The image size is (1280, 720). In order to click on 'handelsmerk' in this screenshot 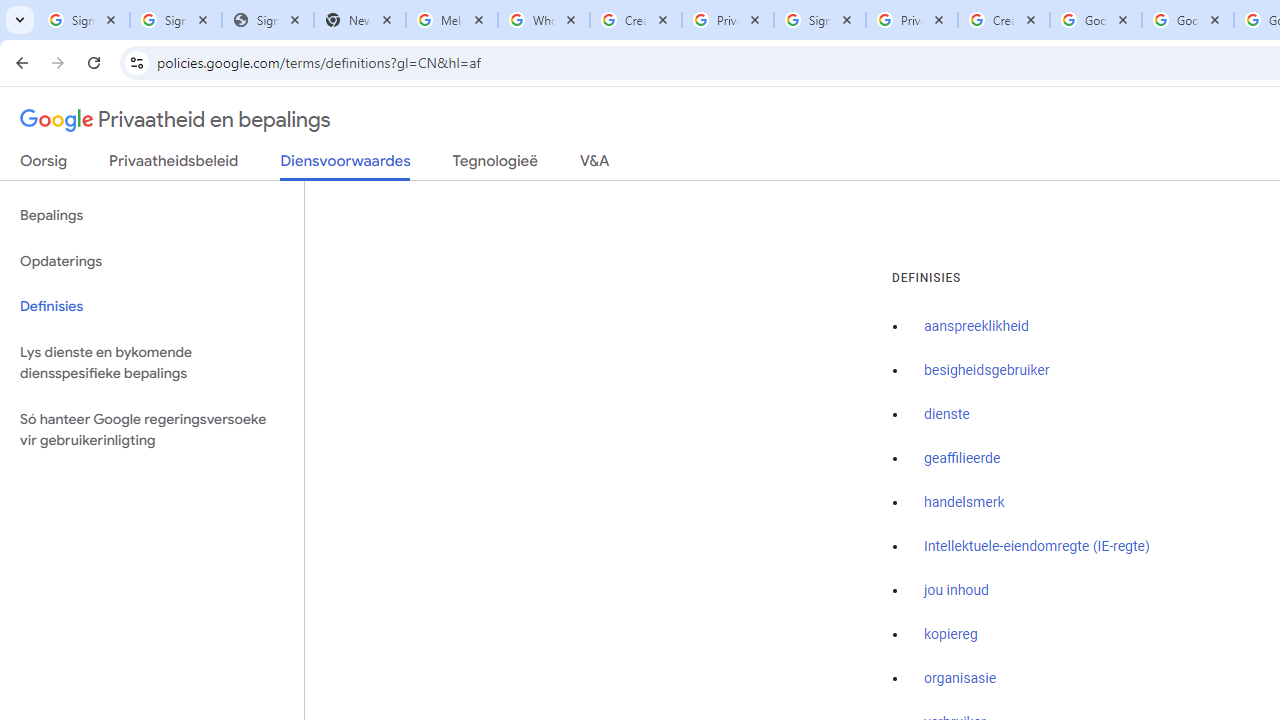, I will do `click(964, 501)`.